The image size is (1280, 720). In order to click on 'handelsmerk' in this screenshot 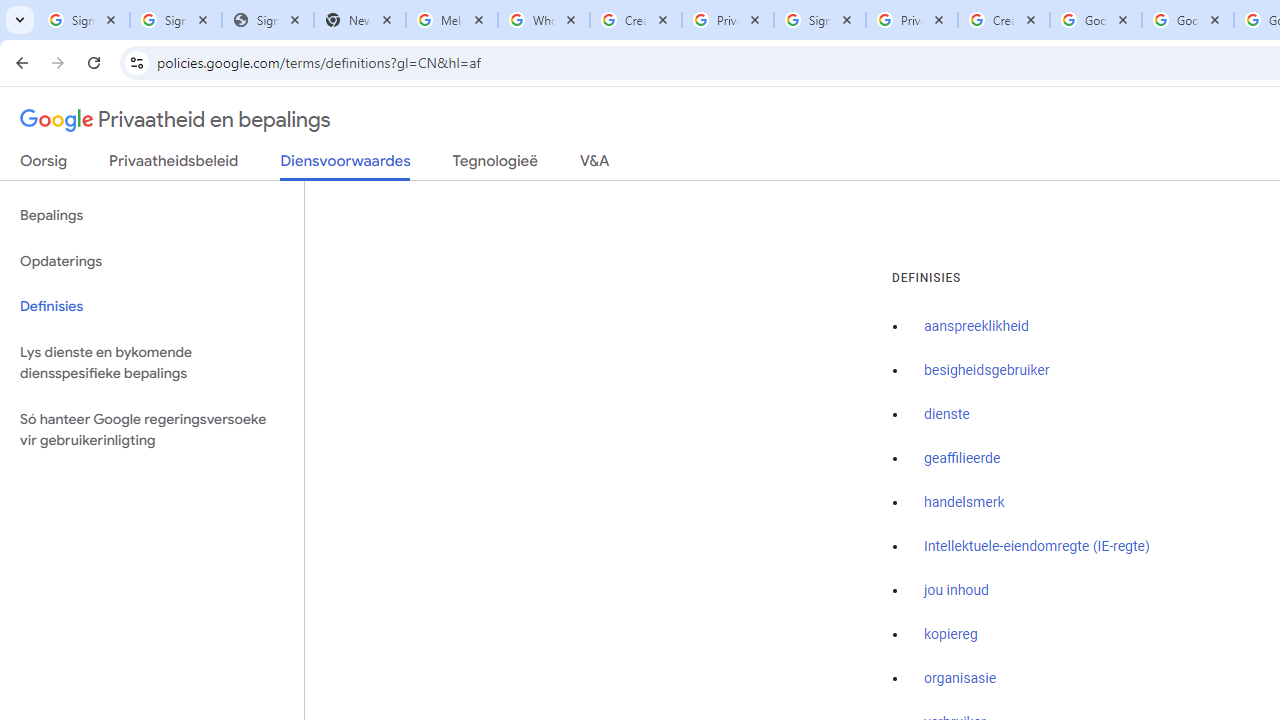, I will do `click(964, 501)`.